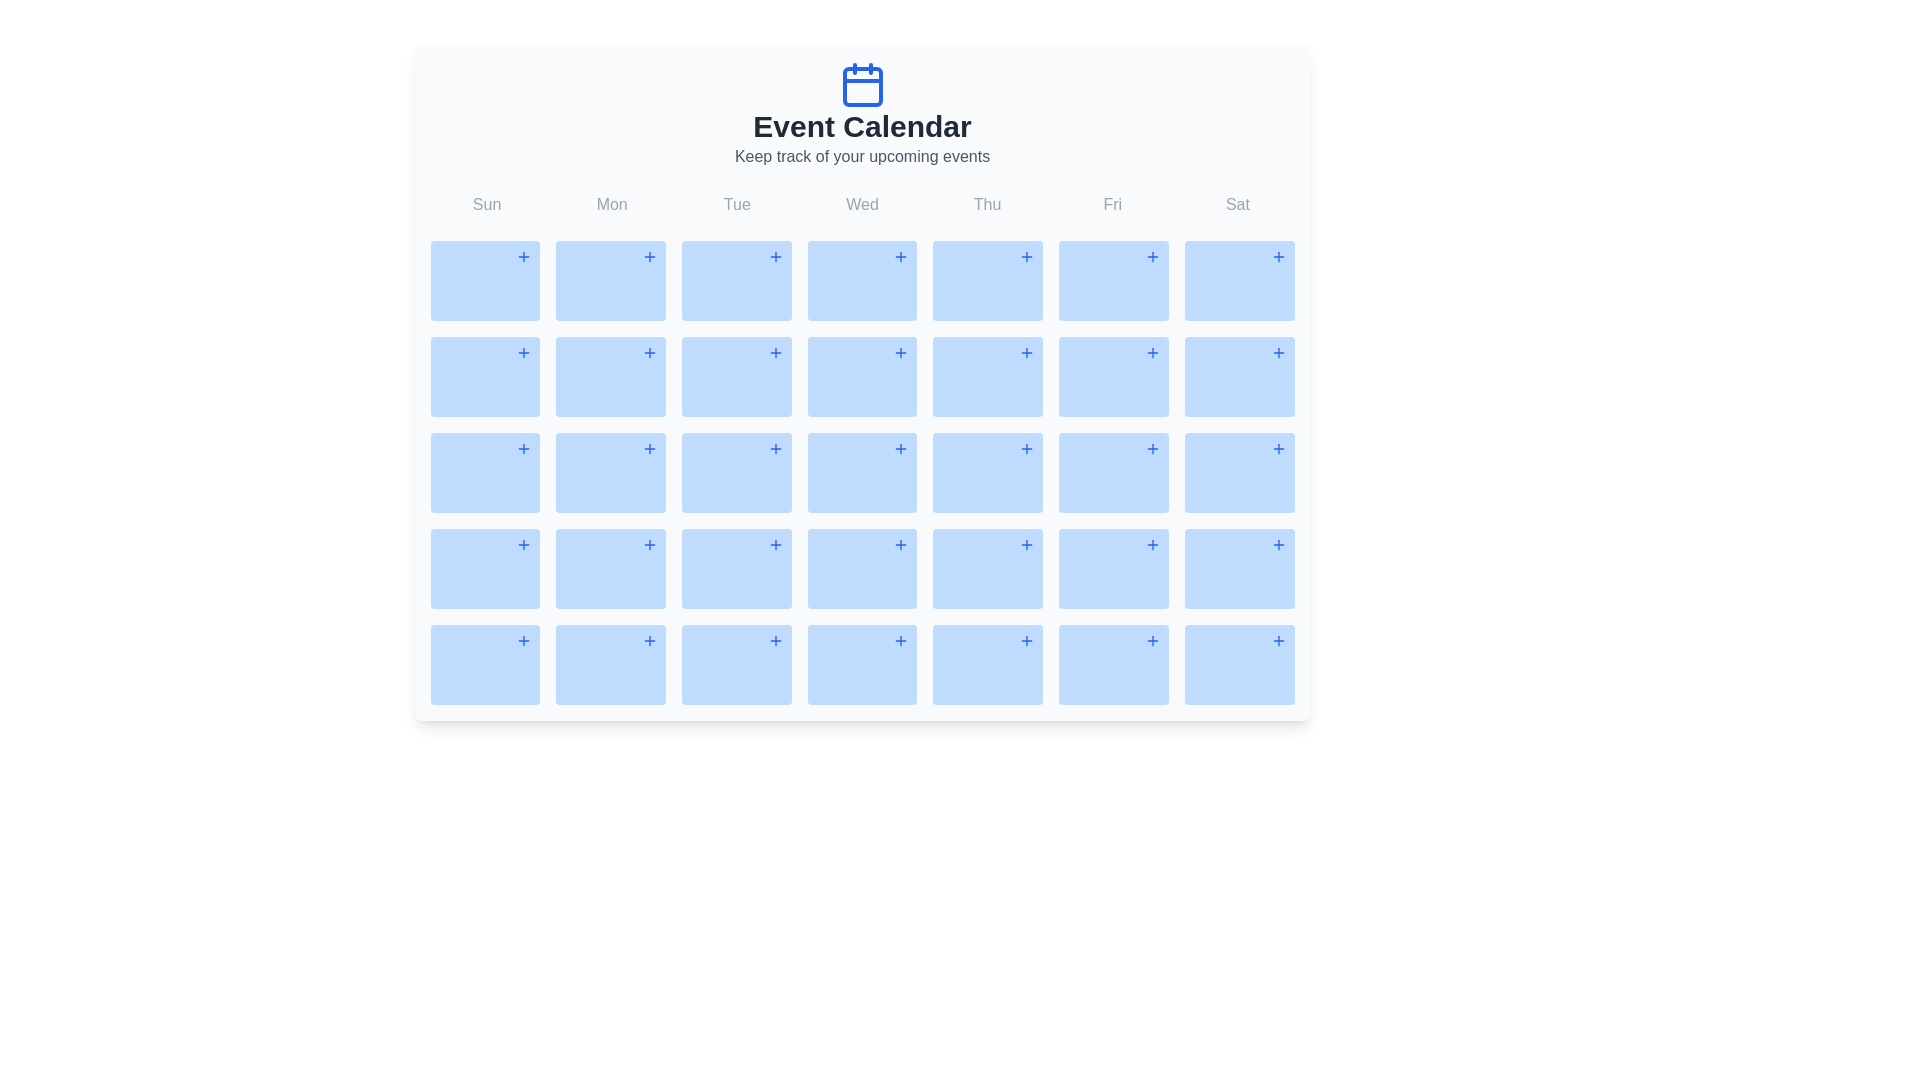 This screenshot has width=1920, height=1080. What do you see at coordinates (649, 352) in the screenshot?
I see `the action button located in the top-right corner of the calendar cell under the Monday column in the second row of the grid, which is used to add or create events` at bounding box center [649, 352].